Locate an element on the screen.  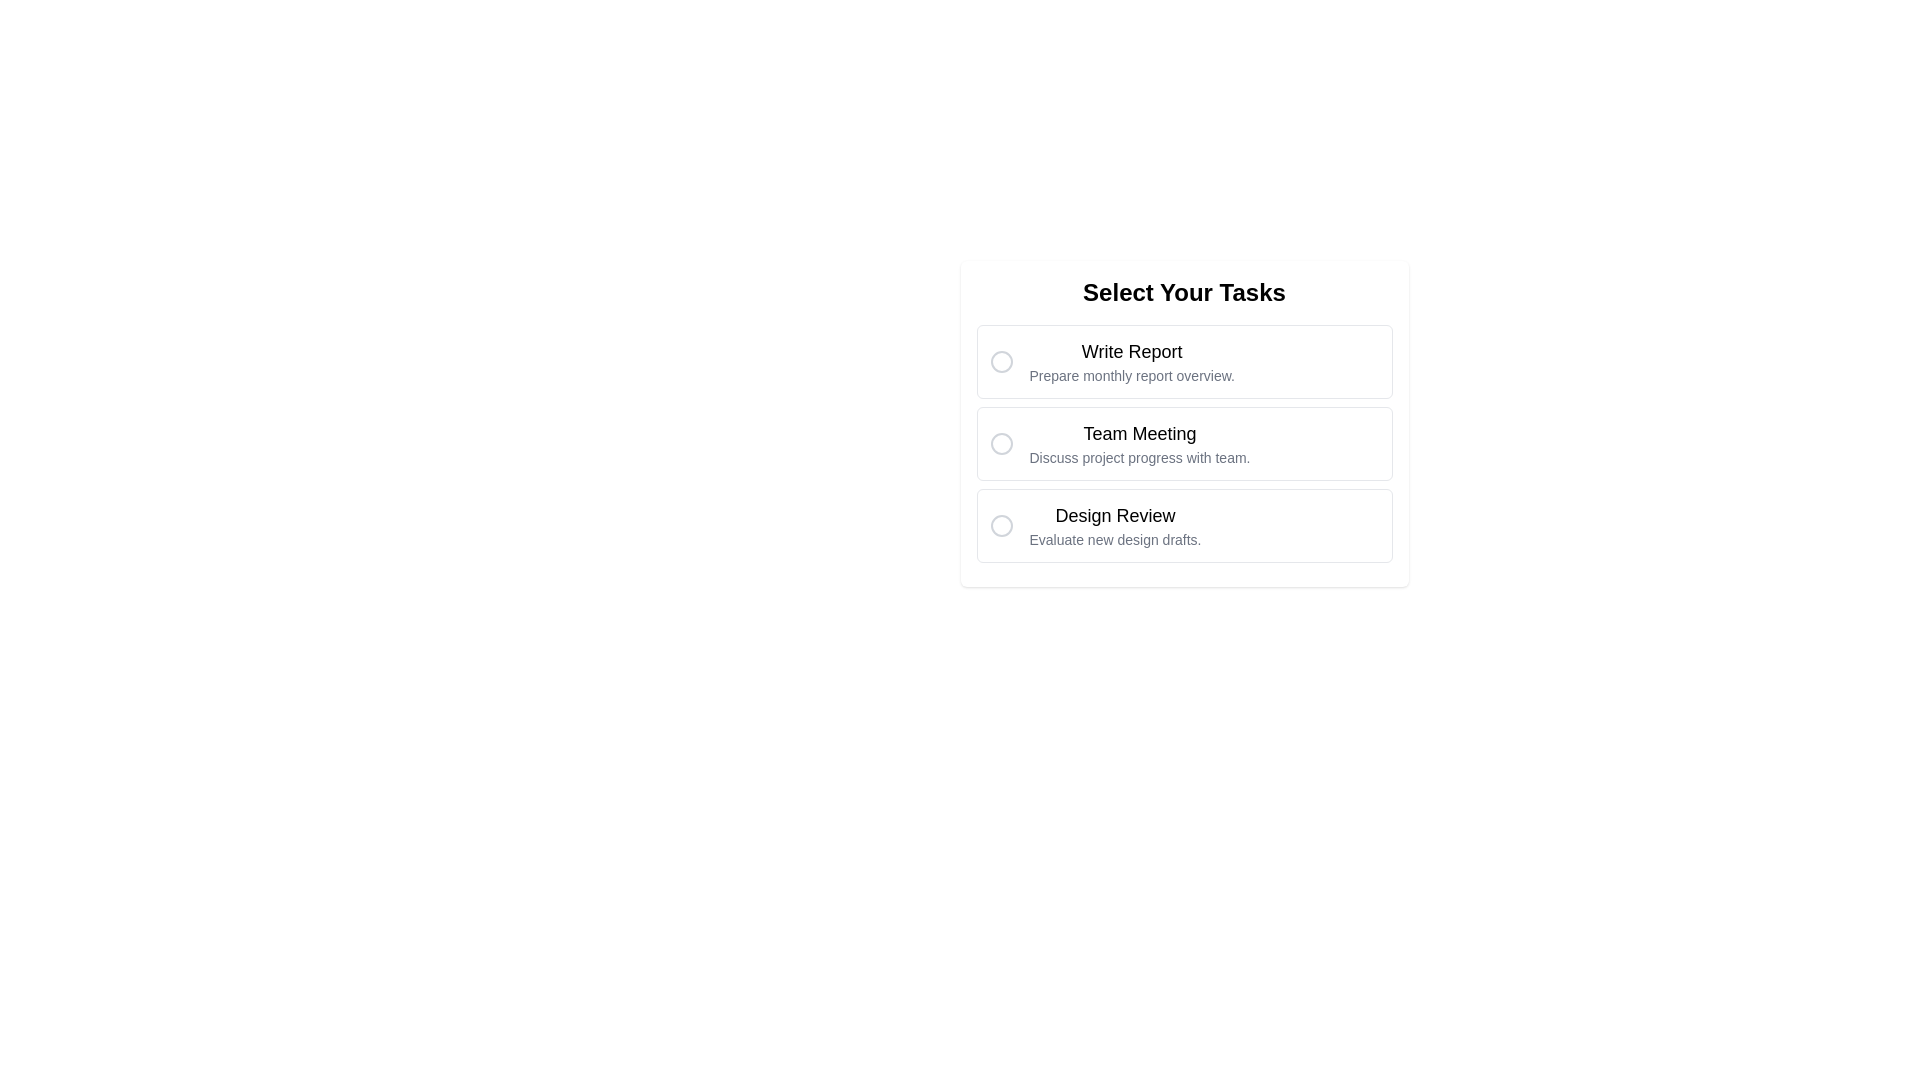
the graphical representation of the SVG Circle Element indicating the 'Team Meeting' option in the 'Select Your Tasks' list is located at coordinates (1001, 442).